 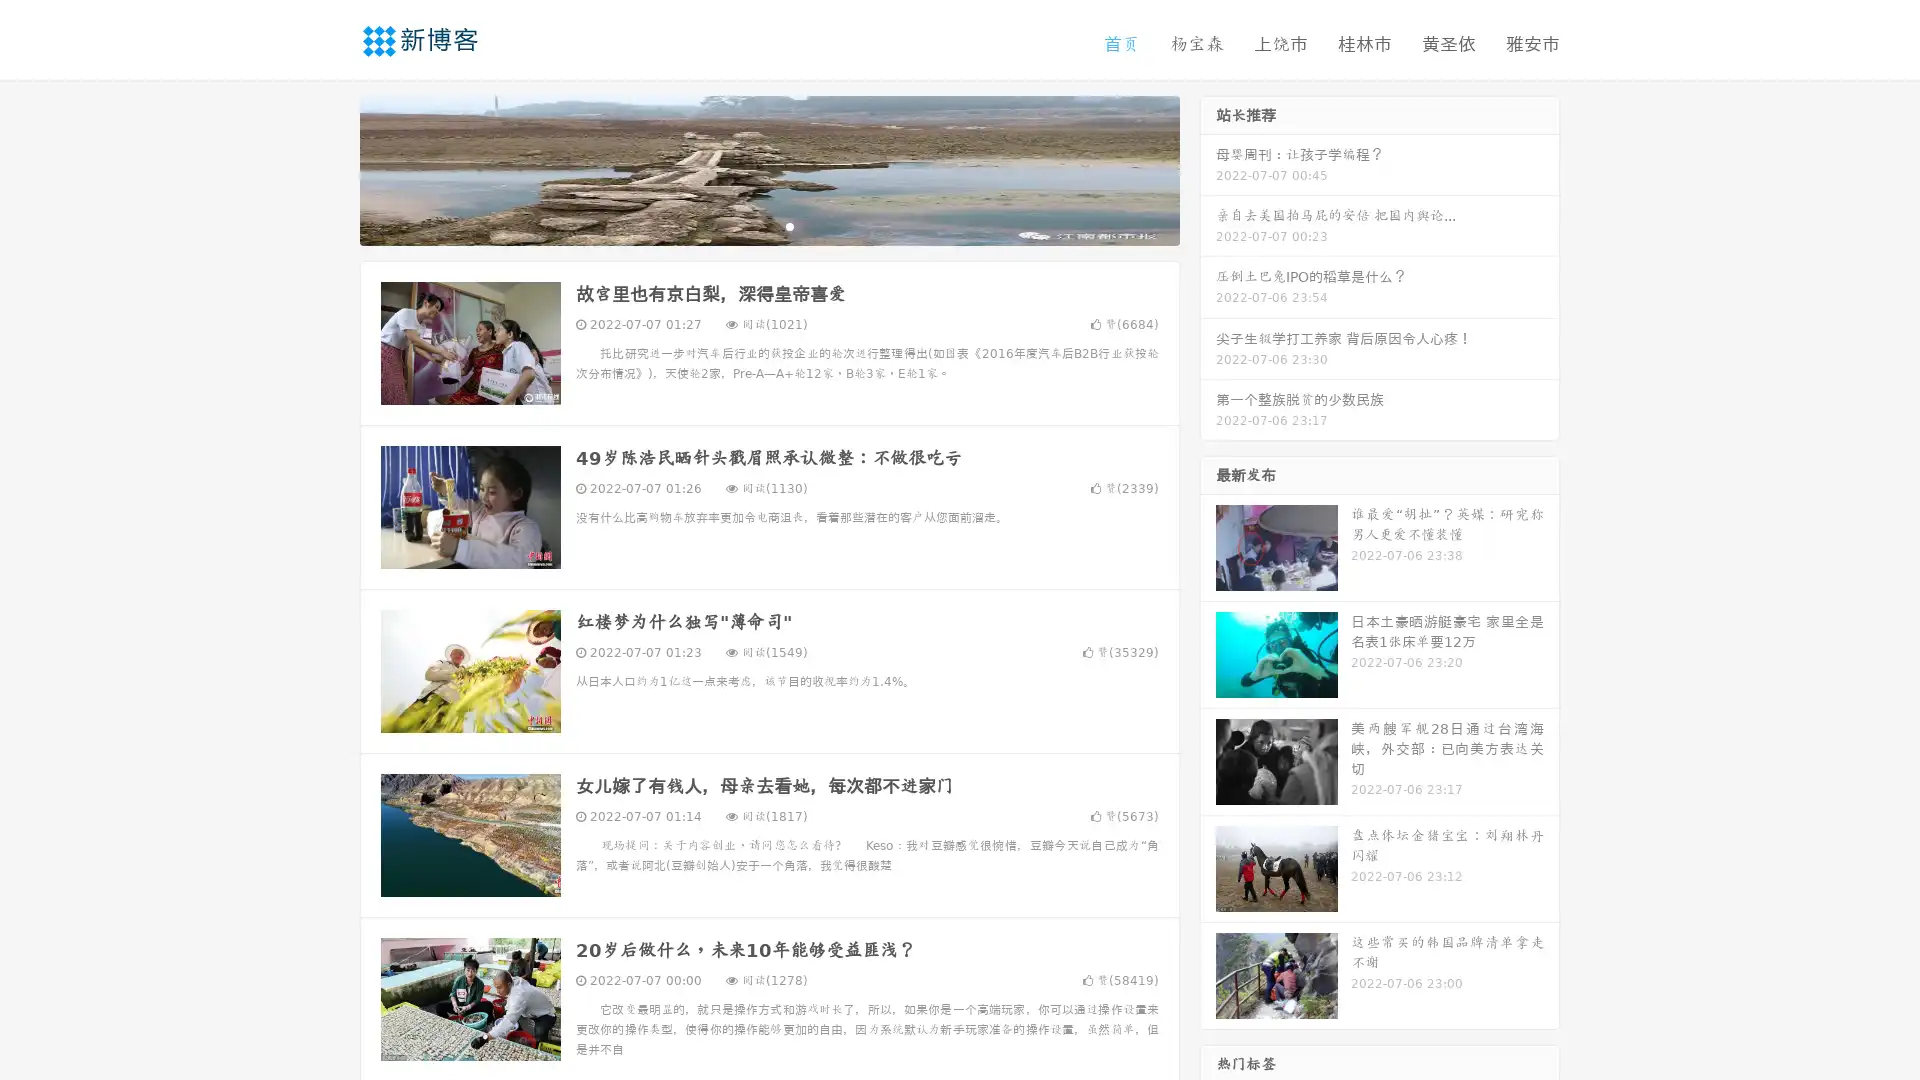 I want to click on Go to slide 1, so click(x=748, y=225).